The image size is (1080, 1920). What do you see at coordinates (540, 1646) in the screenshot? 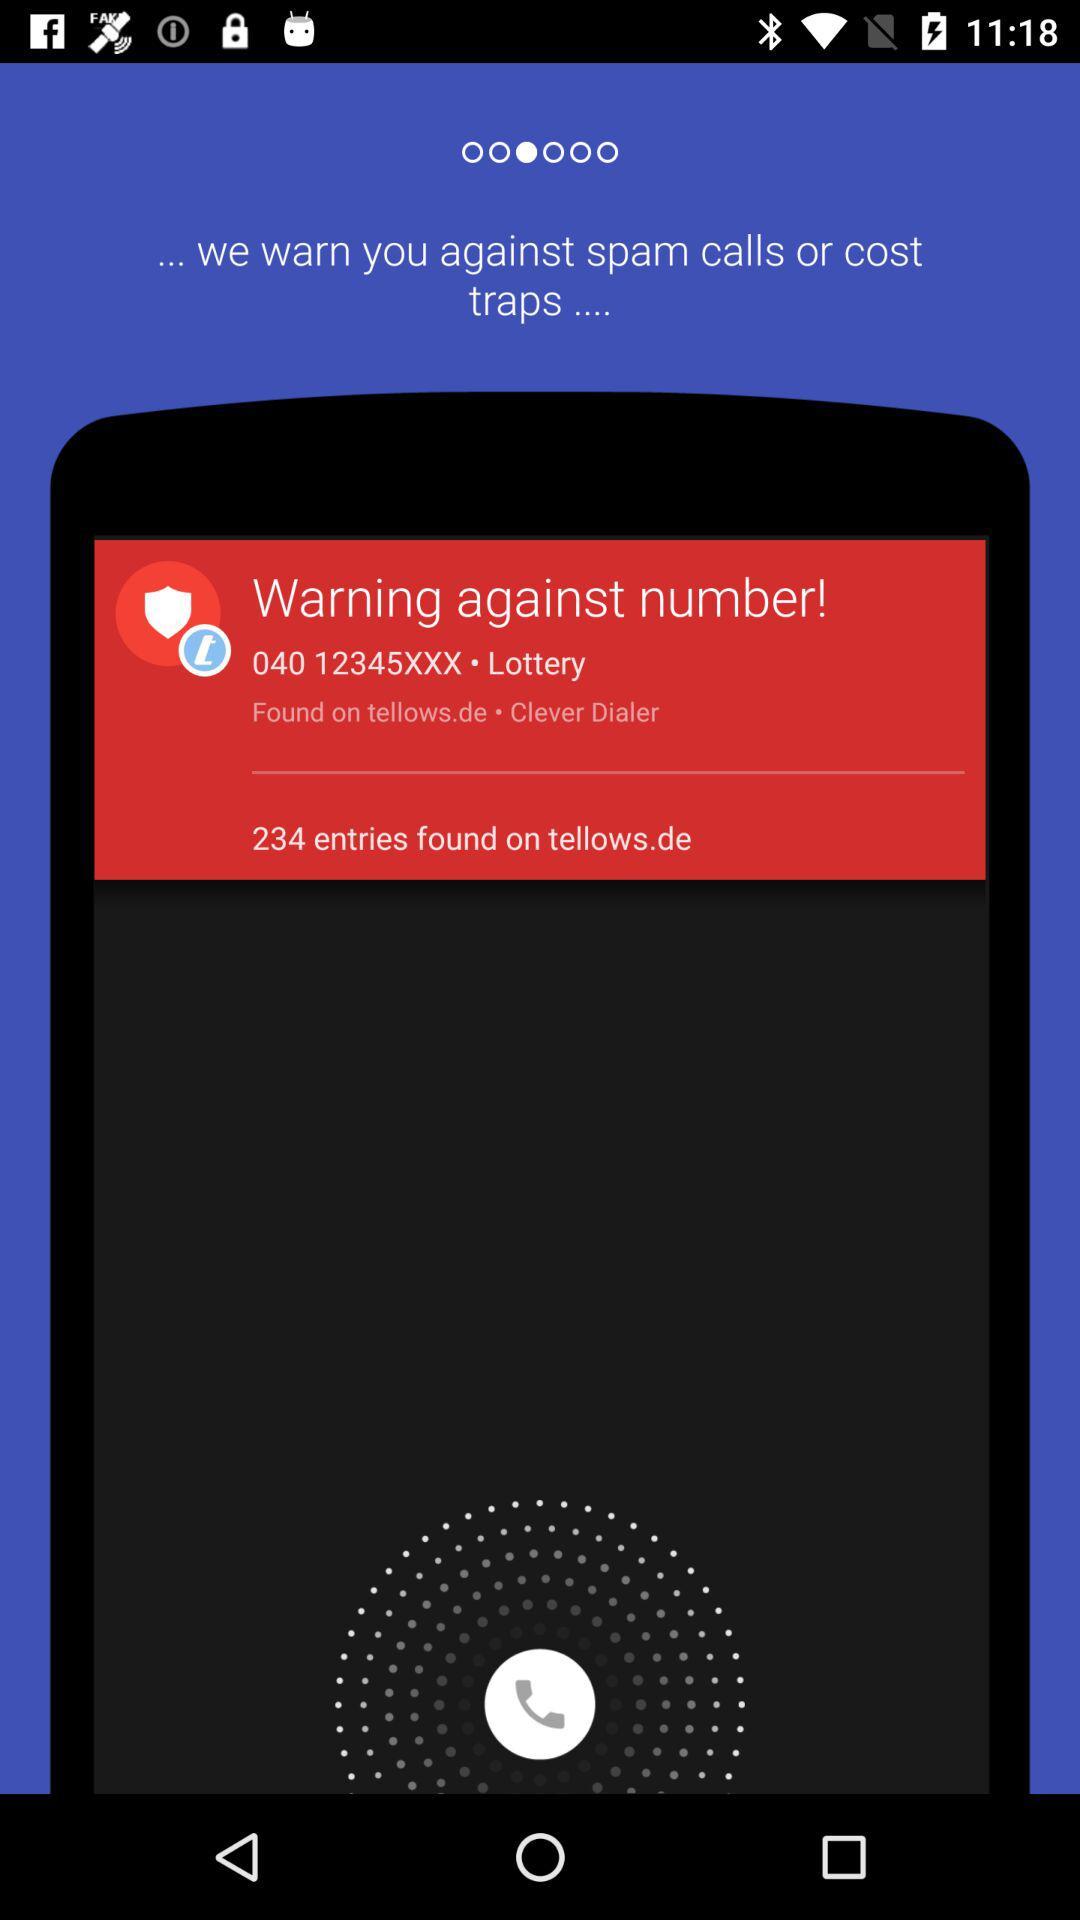
I see `the phone icon` at bounding box center [540, 1646].